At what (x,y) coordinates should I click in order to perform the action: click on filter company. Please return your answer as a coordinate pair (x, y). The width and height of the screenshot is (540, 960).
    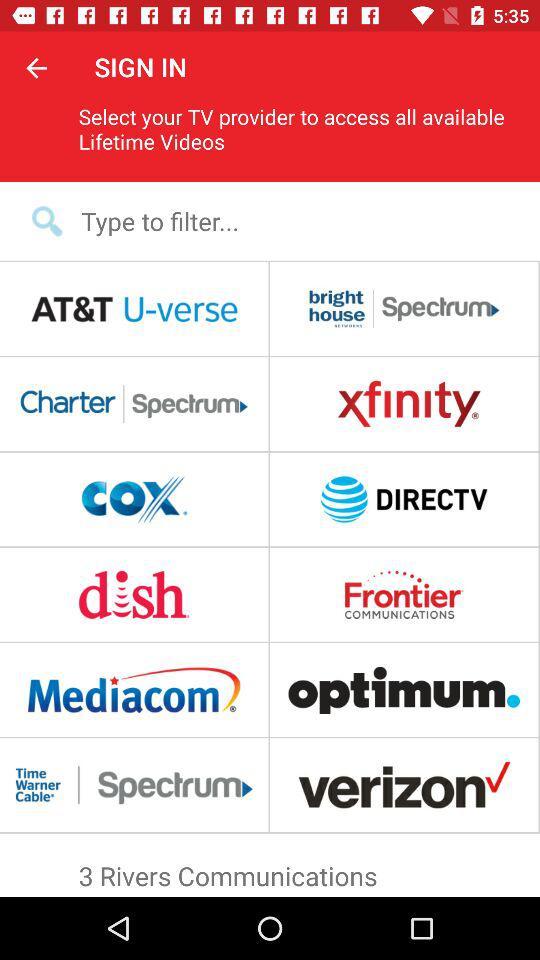
    Looking at the image, I should click on (282, 221).